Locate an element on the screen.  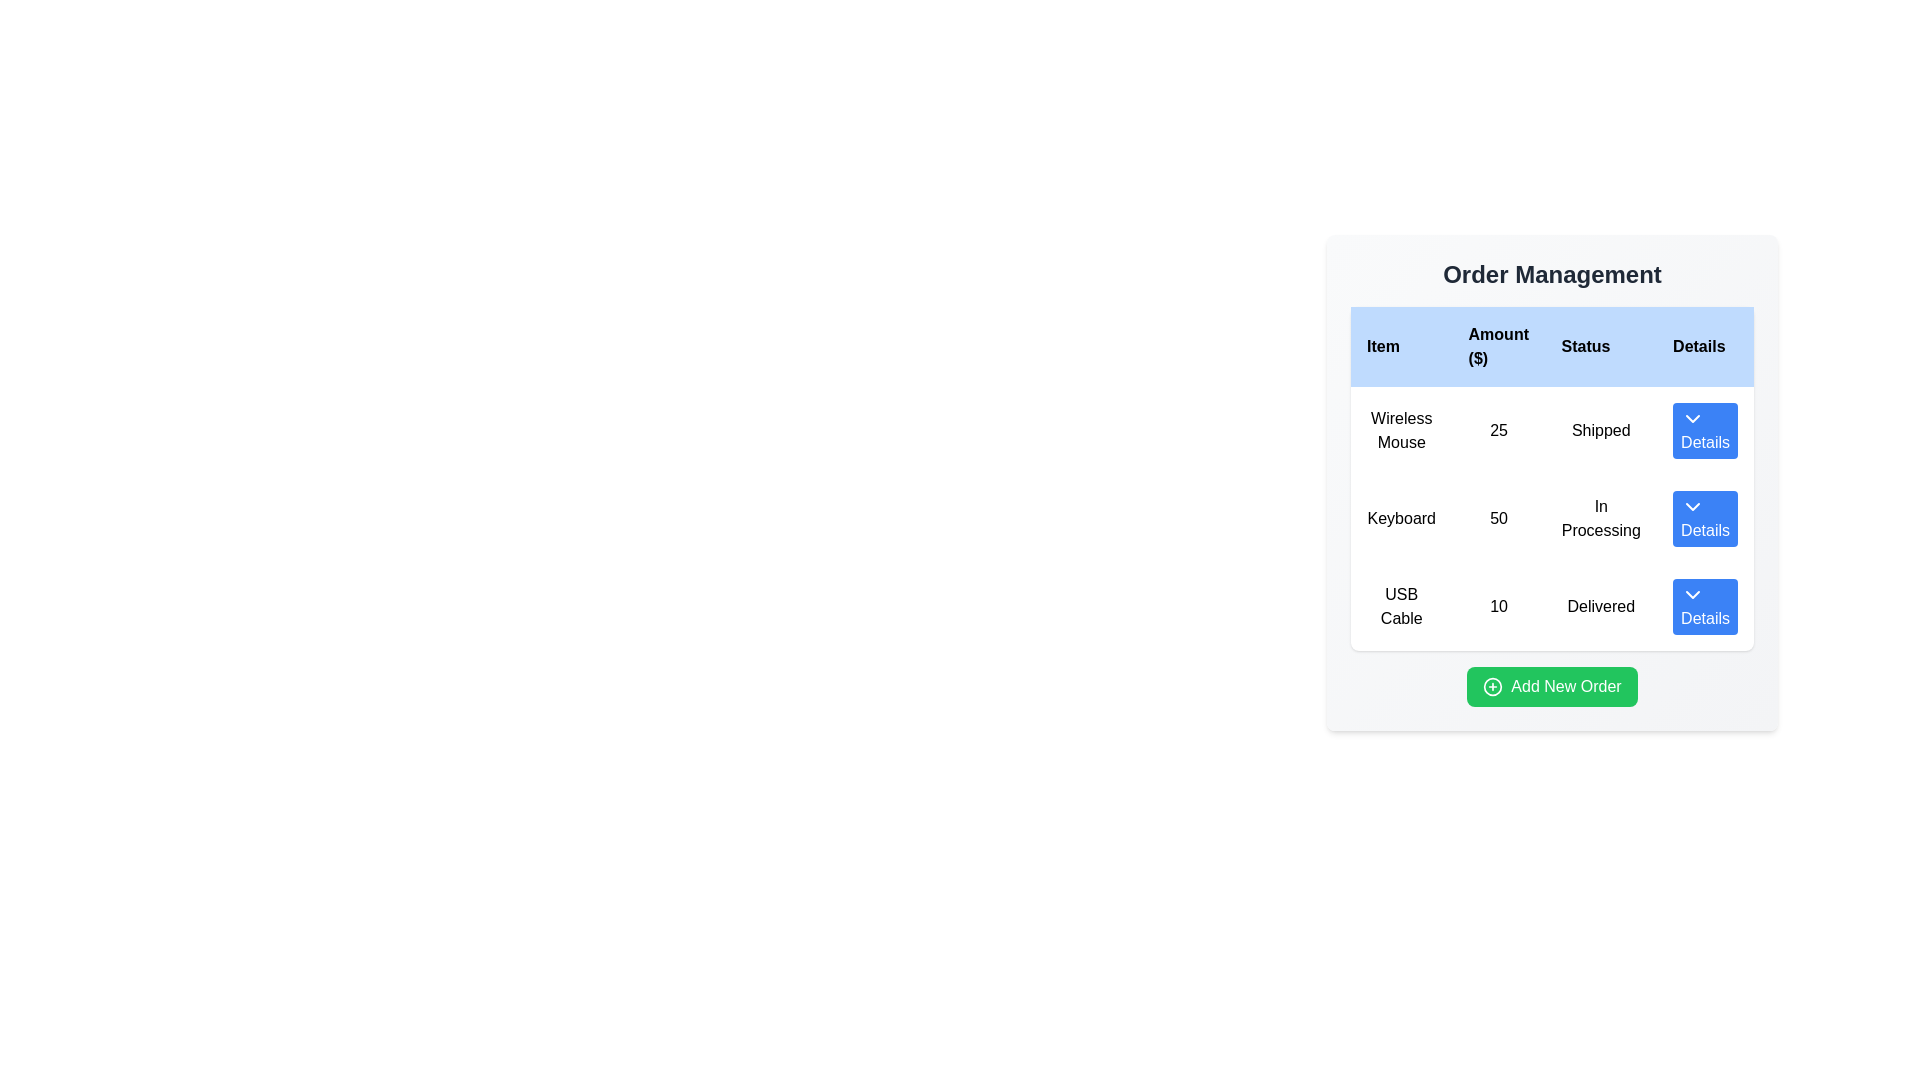
the circular 'plus' icon representing the action is located at coordinates (1493, 685).